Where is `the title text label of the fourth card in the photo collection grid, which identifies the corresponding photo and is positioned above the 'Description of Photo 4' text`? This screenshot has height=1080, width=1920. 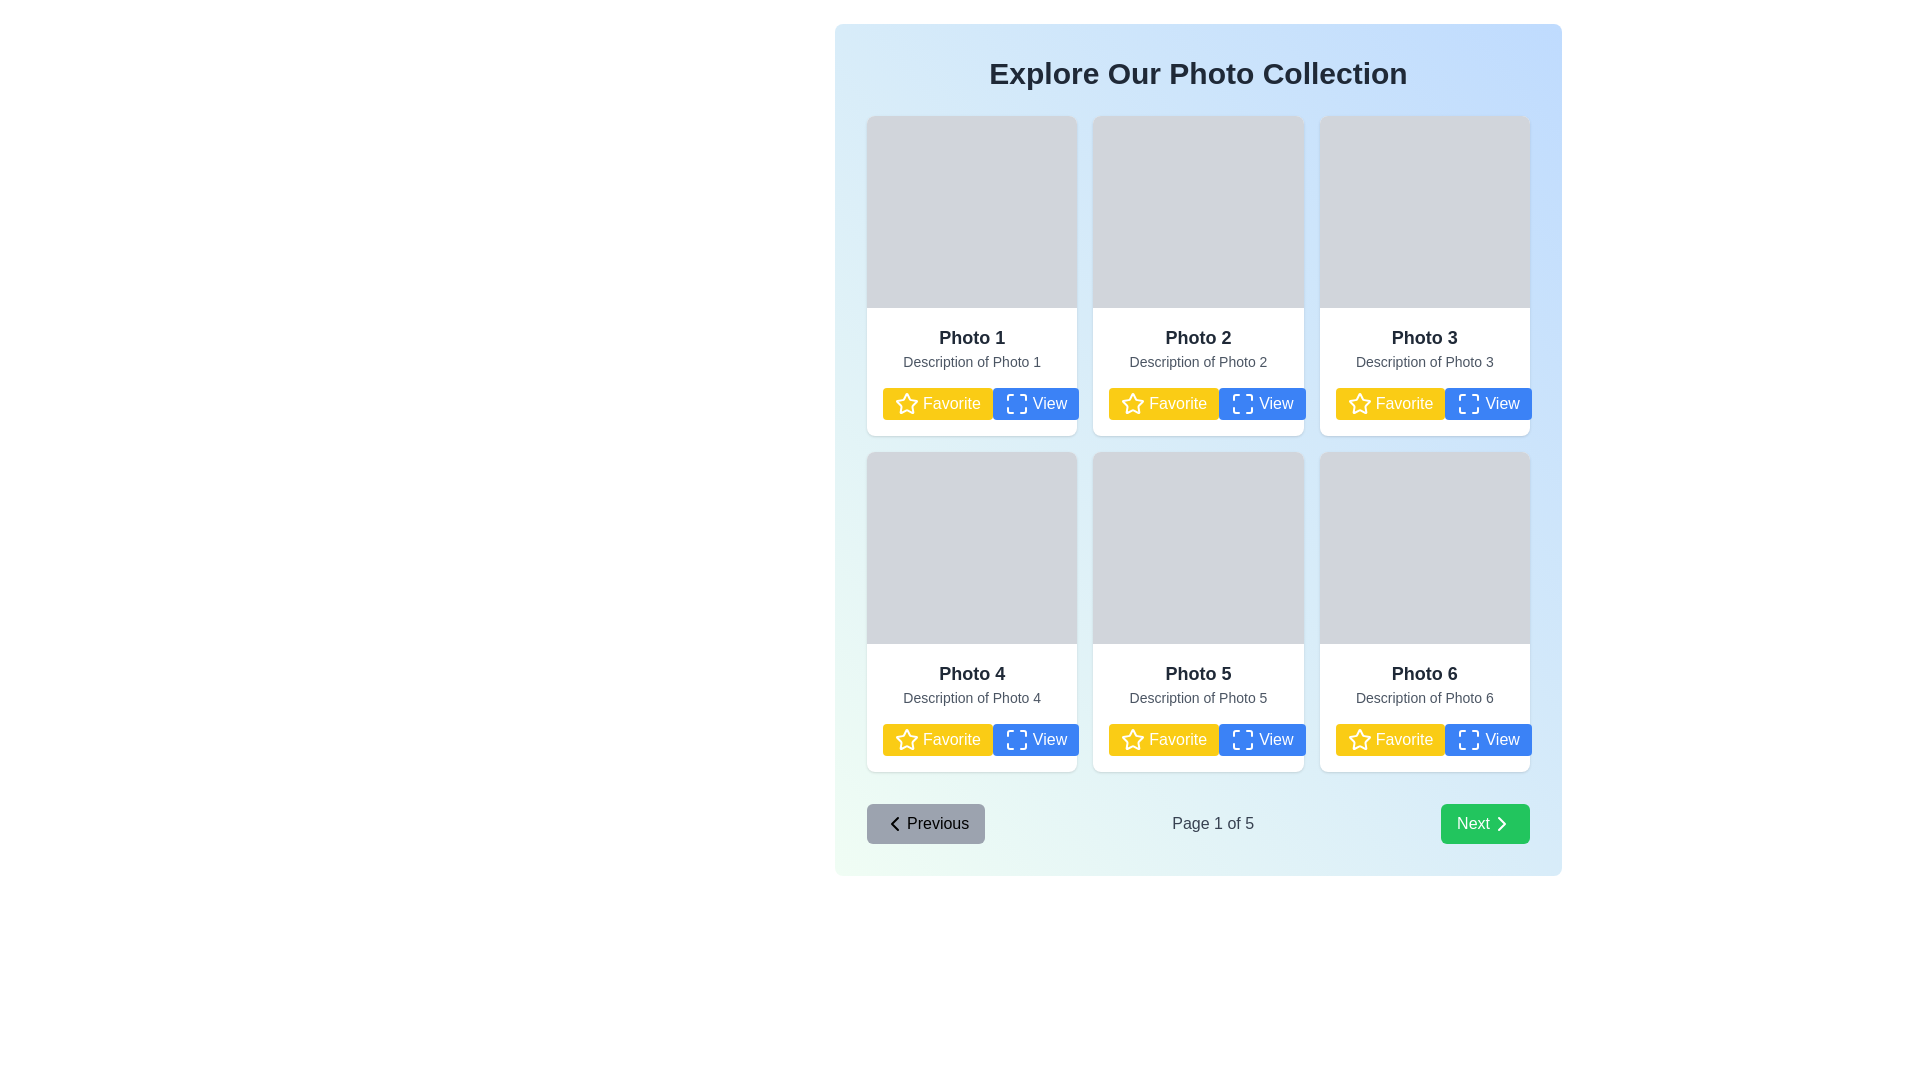 the title text label of the fourth card in the photo collection grid, which identifies the corresponding photo and is positioned above the 'Description of Photo 4' text is located at coordinates (972, 674).